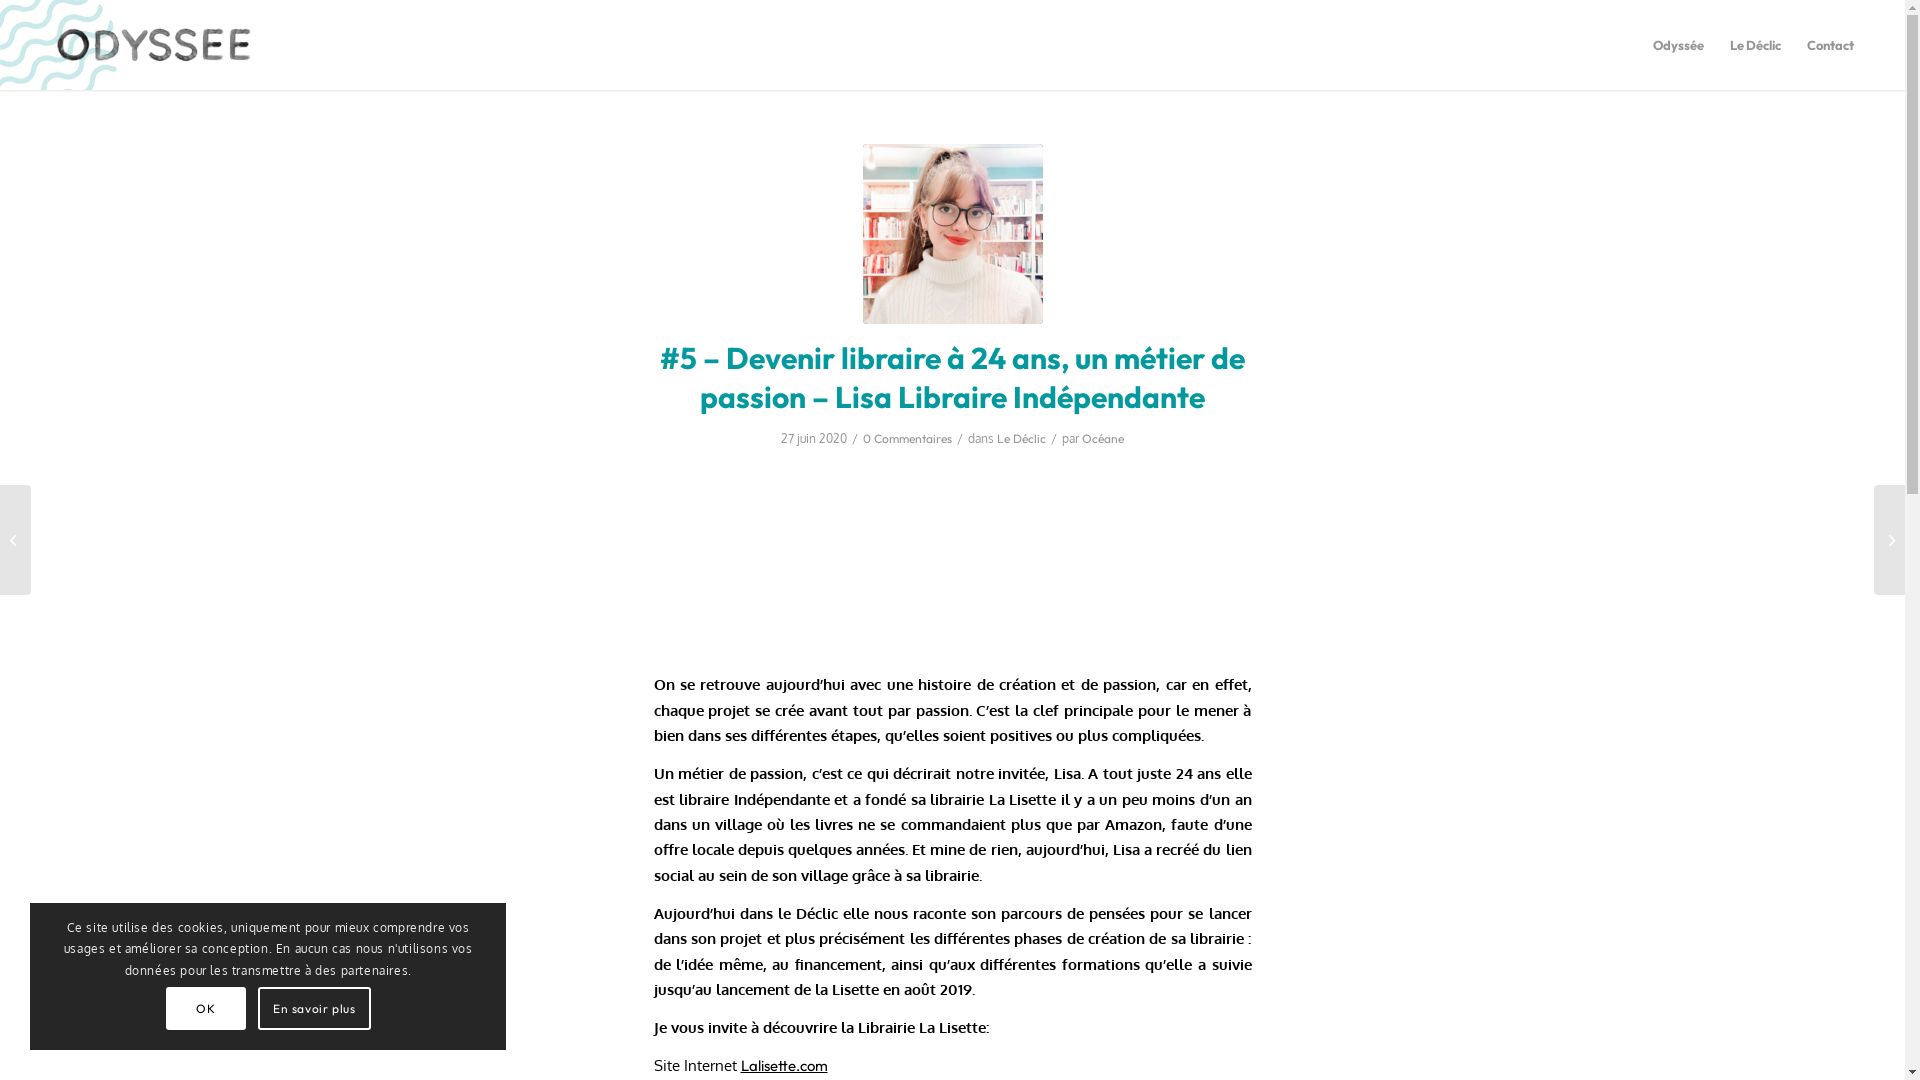 Image resolution: width=1920 pixels, height=1080 pixels. What do you see at coordinates (782, 1064) in the screenshot?
I see `'Lalisette.com'` at bounding box center [782, 1064].